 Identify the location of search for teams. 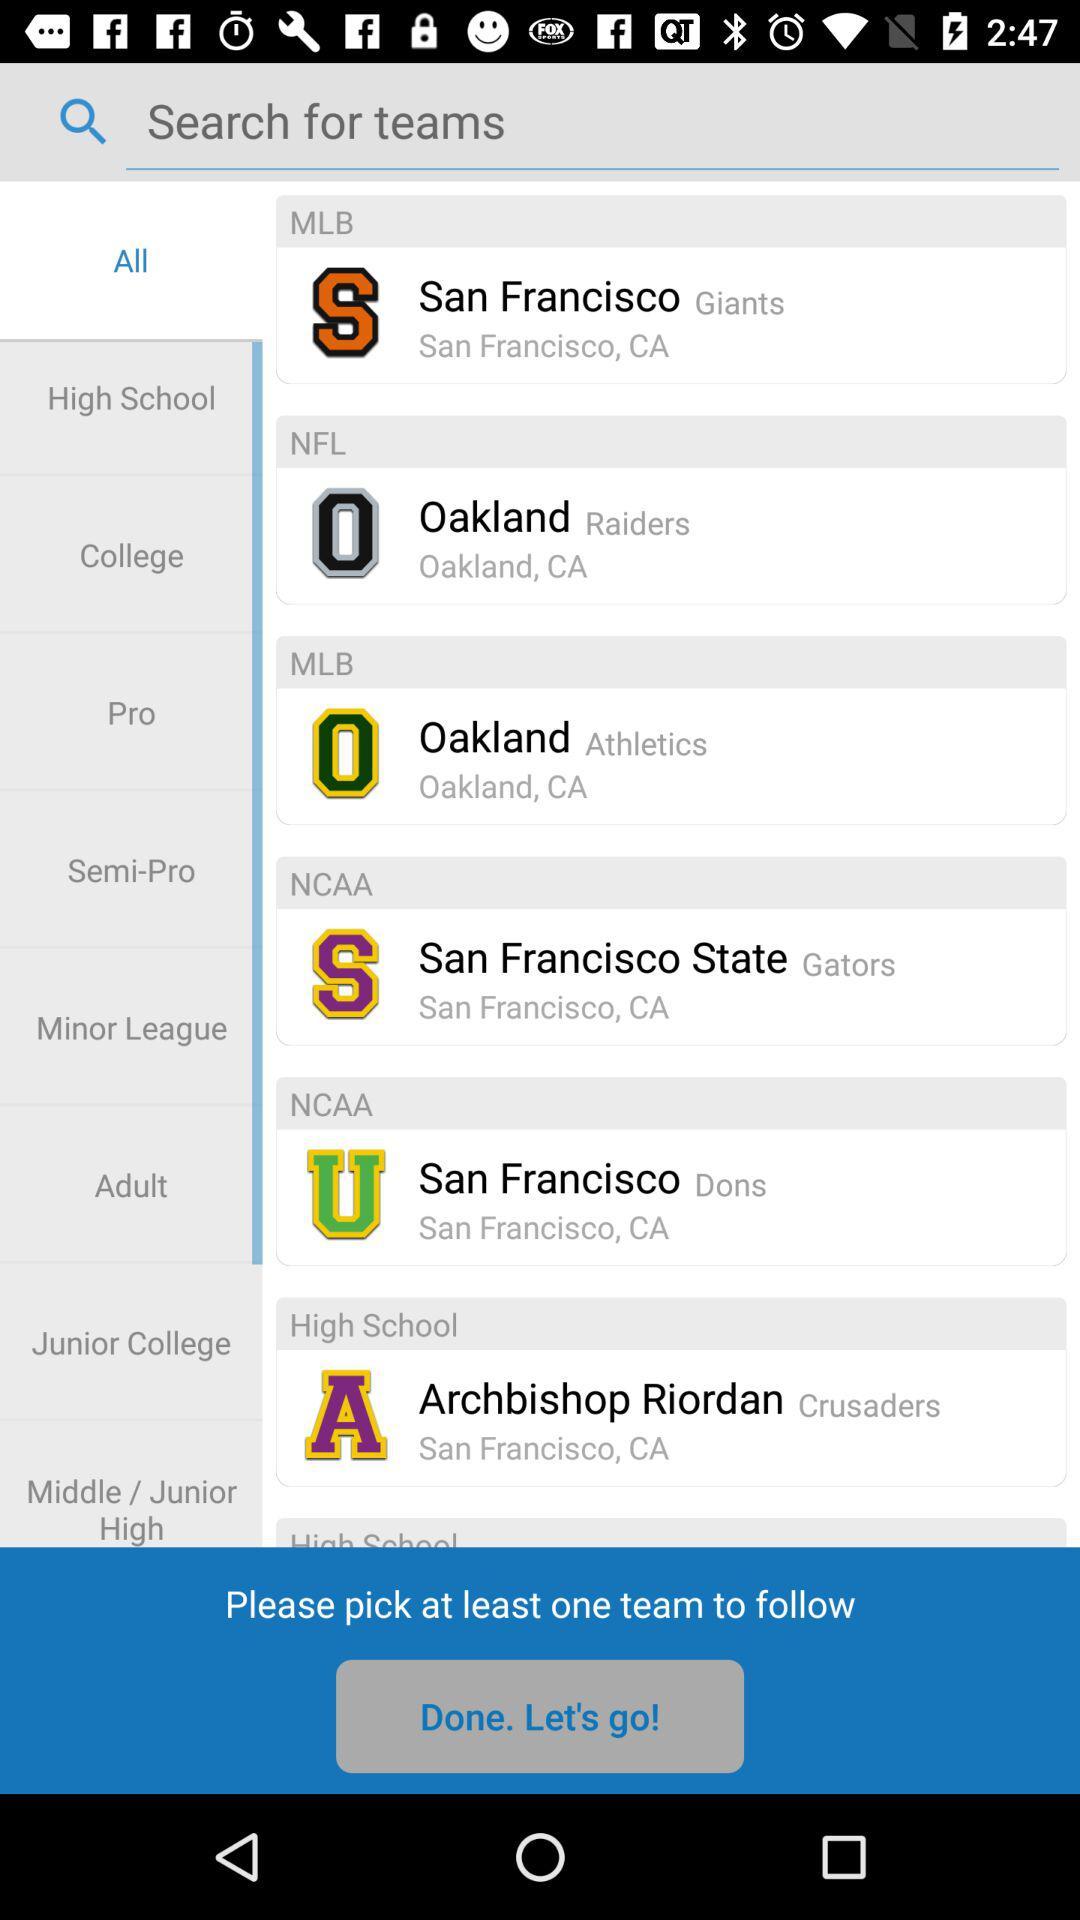
(591, 119).